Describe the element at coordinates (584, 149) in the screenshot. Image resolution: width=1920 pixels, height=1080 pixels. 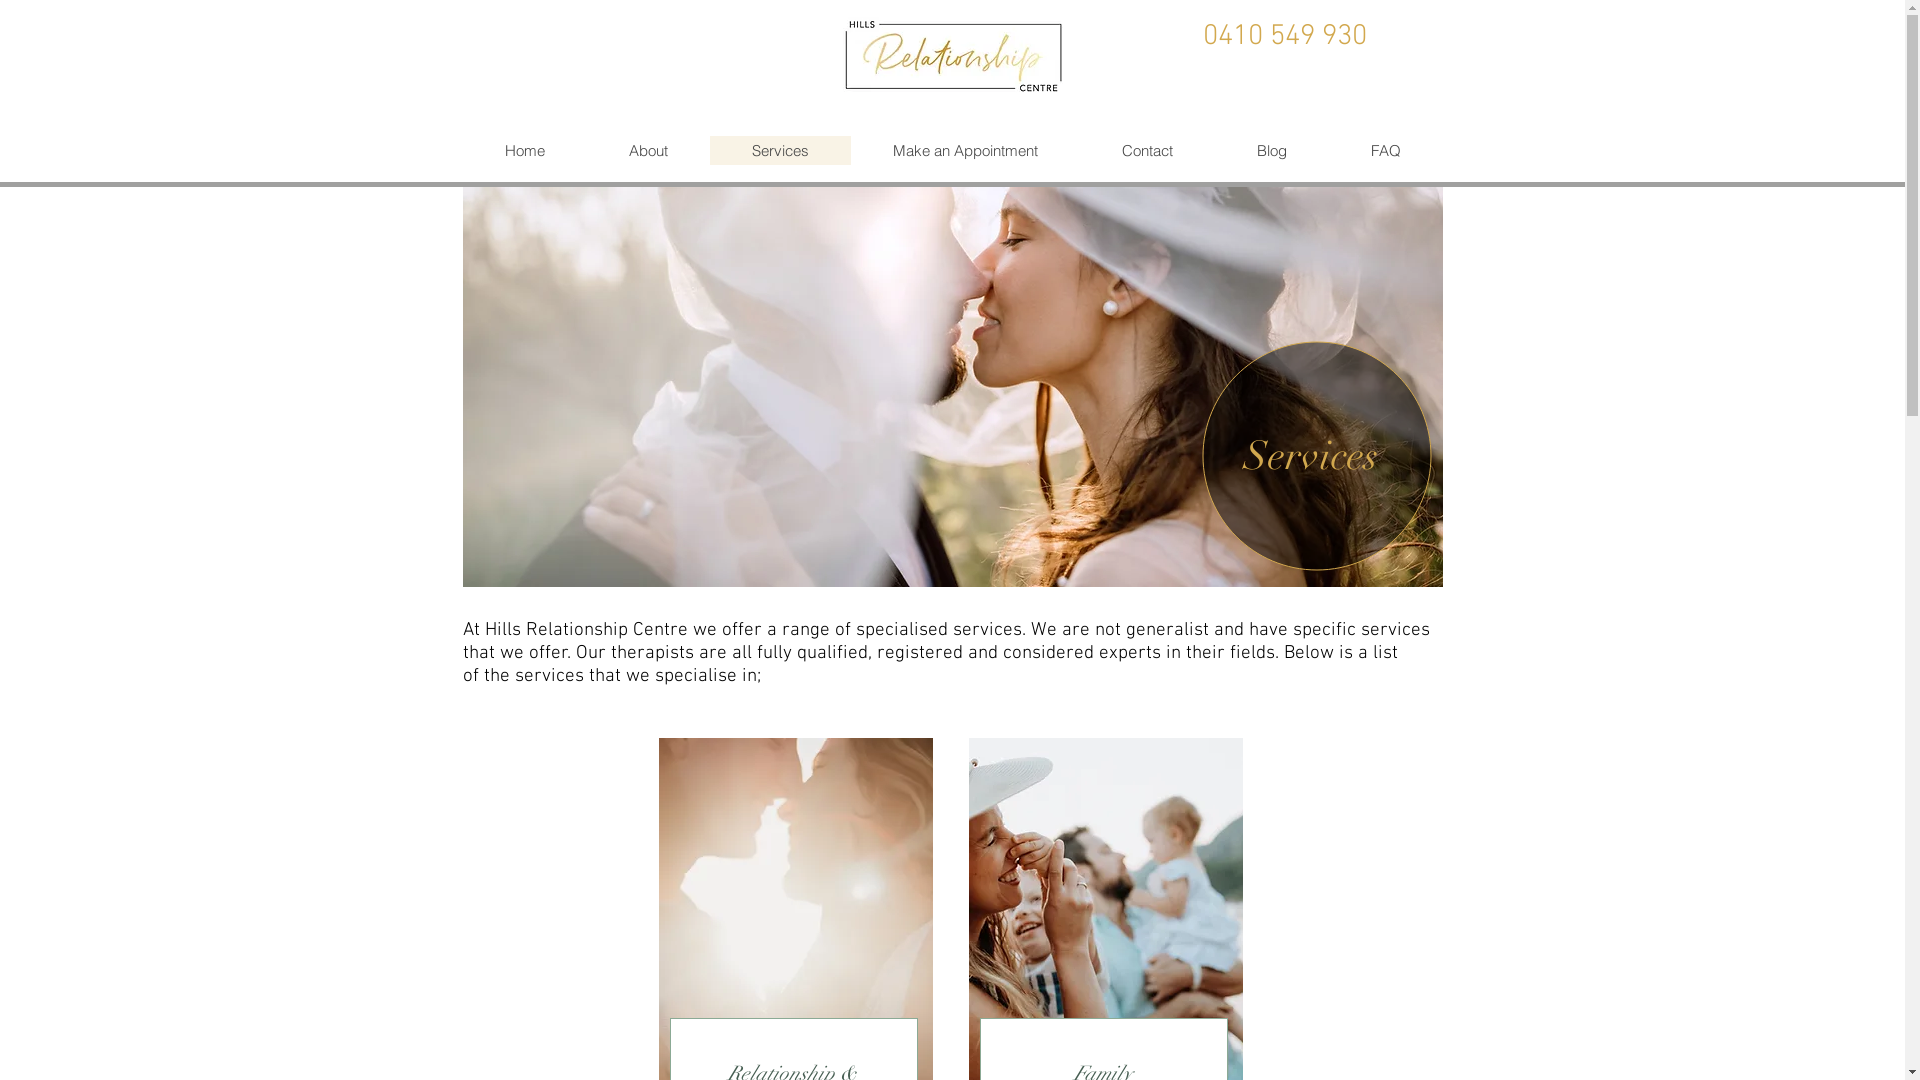
I see `'About'` at that location.